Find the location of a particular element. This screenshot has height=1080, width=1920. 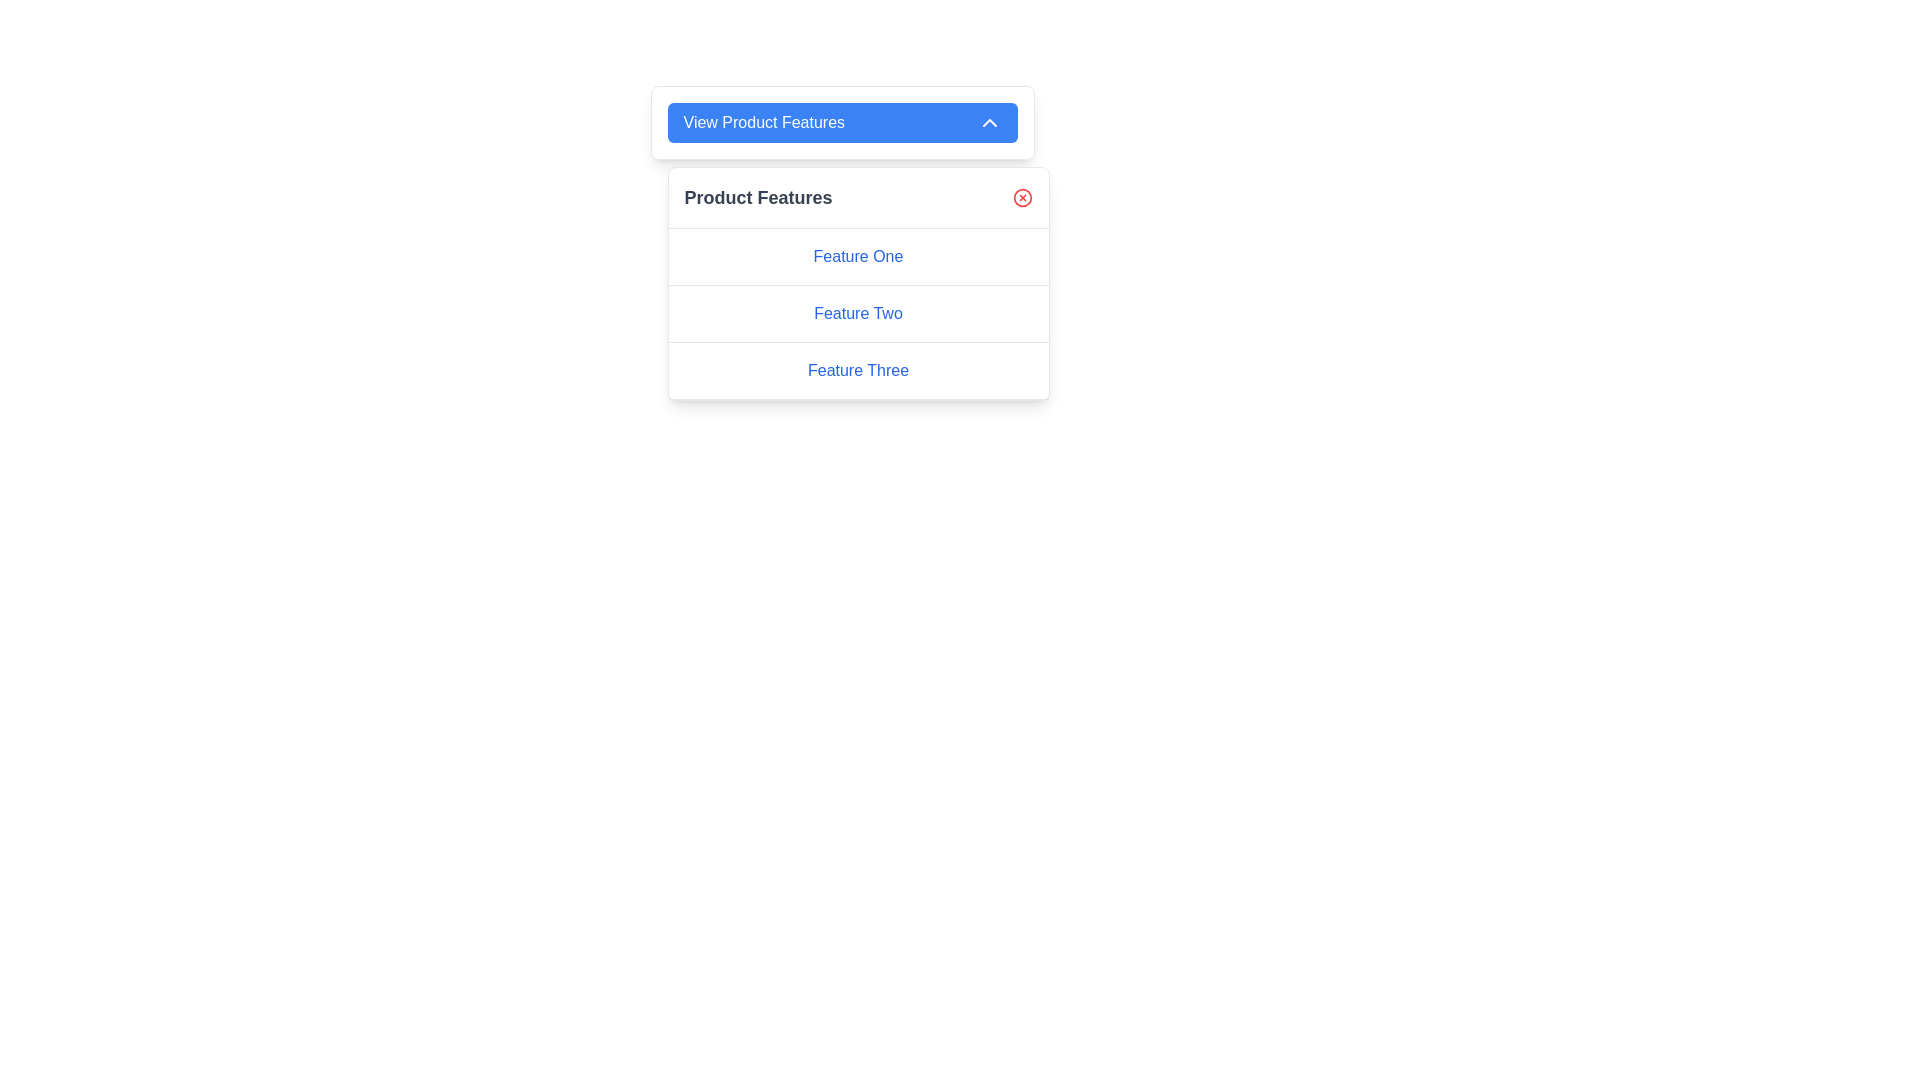

the list component containing items 'Feature One', 'Feature Two', and 'Feature Three' is located at coordinates (858, 314).